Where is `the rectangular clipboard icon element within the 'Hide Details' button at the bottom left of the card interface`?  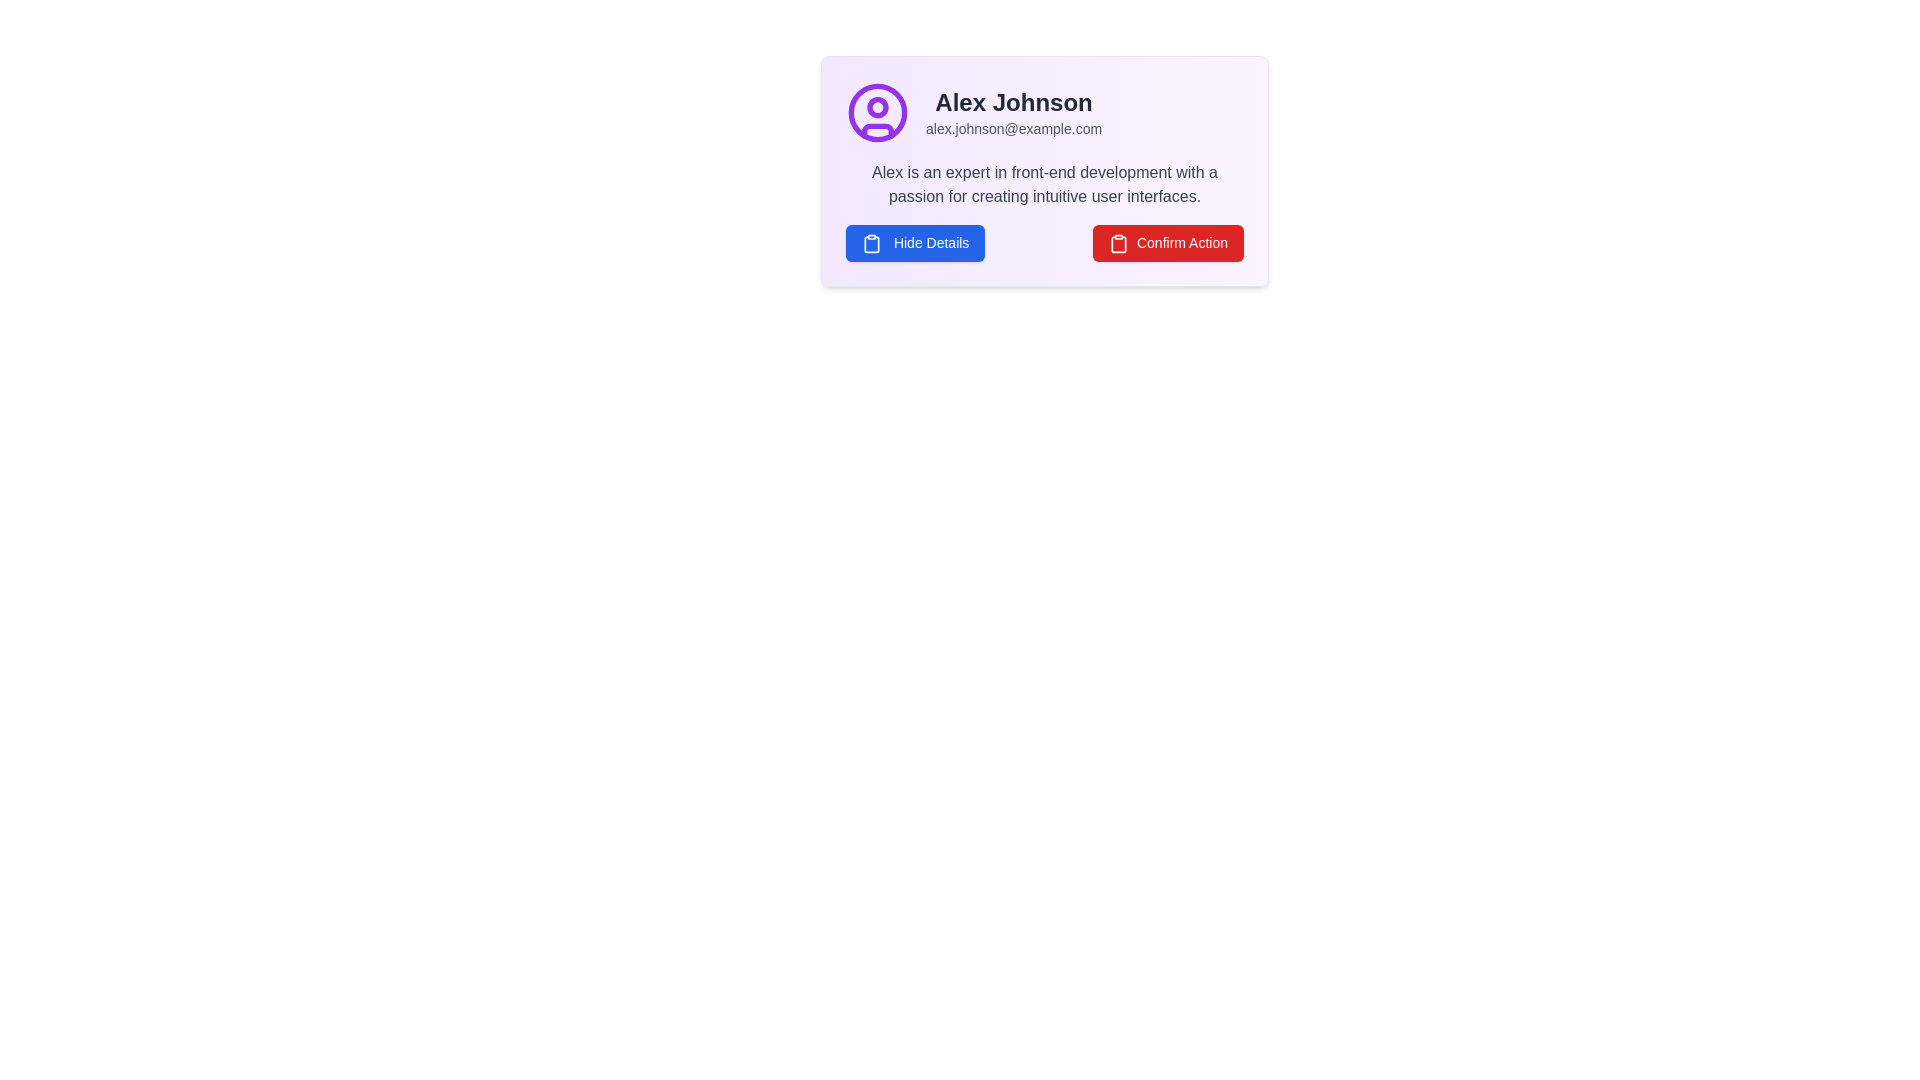
the rectangular clipboard icon element within the 'Hide Details' button at the bottom left of the card interface is located at coordinates (872, 244).